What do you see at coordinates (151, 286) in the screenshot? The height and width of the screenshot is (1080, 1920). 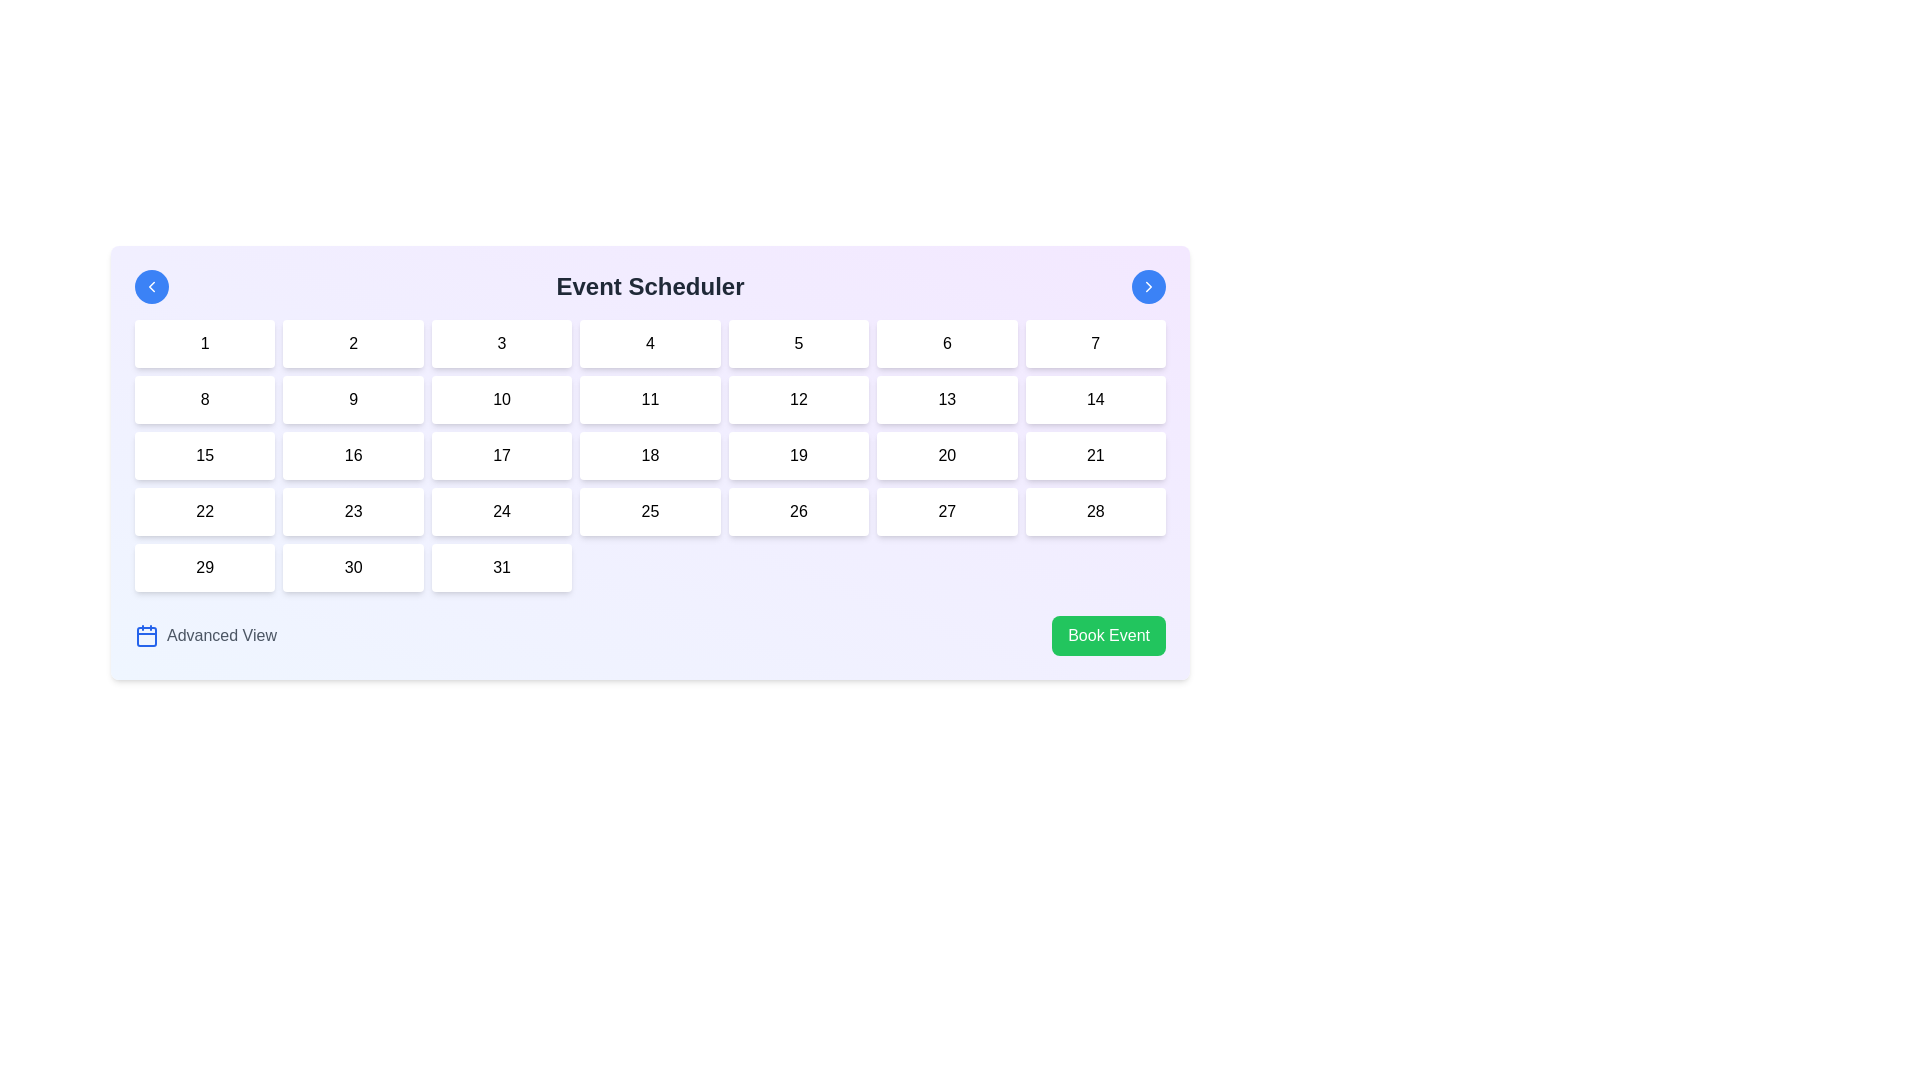 I see `the navigational icon inside the circular button` at bounding box center [151, 286].